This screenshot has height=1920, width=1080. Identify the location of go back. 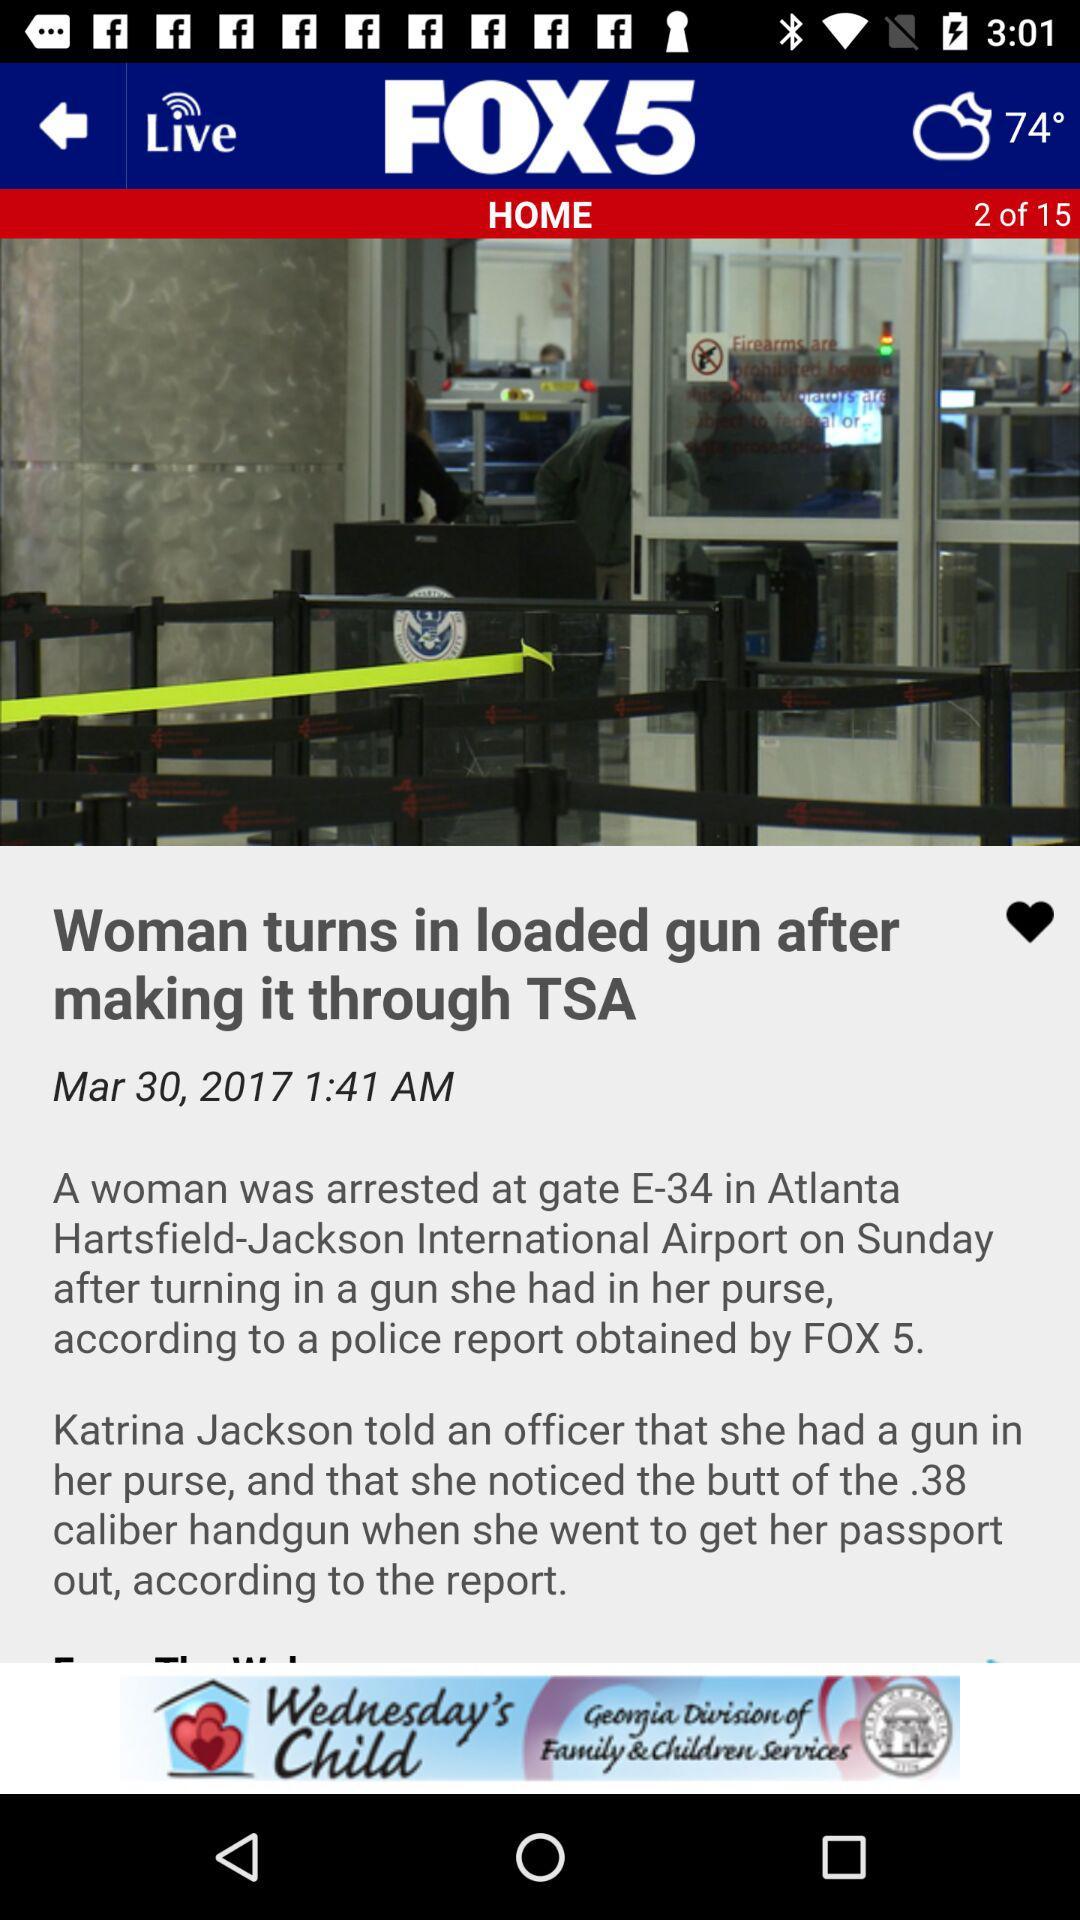
(61, 124).